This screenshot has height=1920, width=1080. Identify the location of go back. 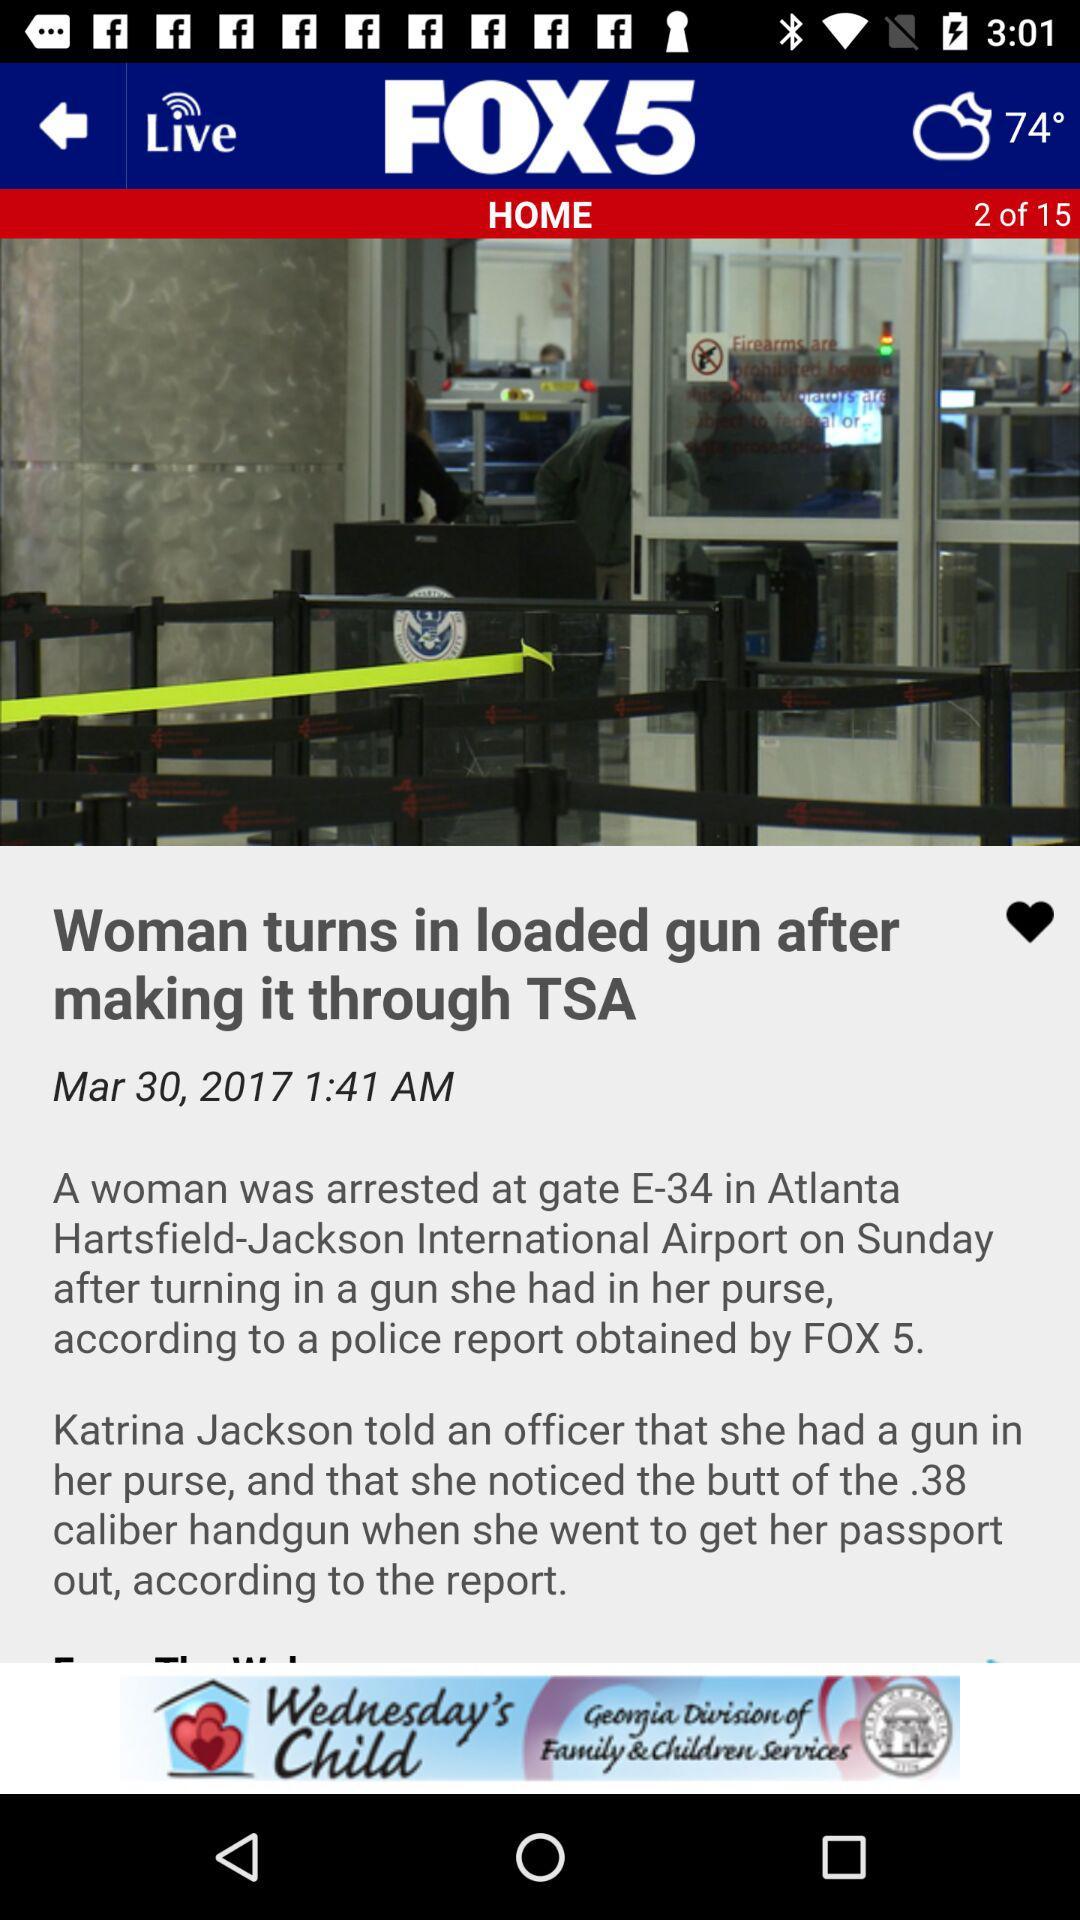
(61, 124).